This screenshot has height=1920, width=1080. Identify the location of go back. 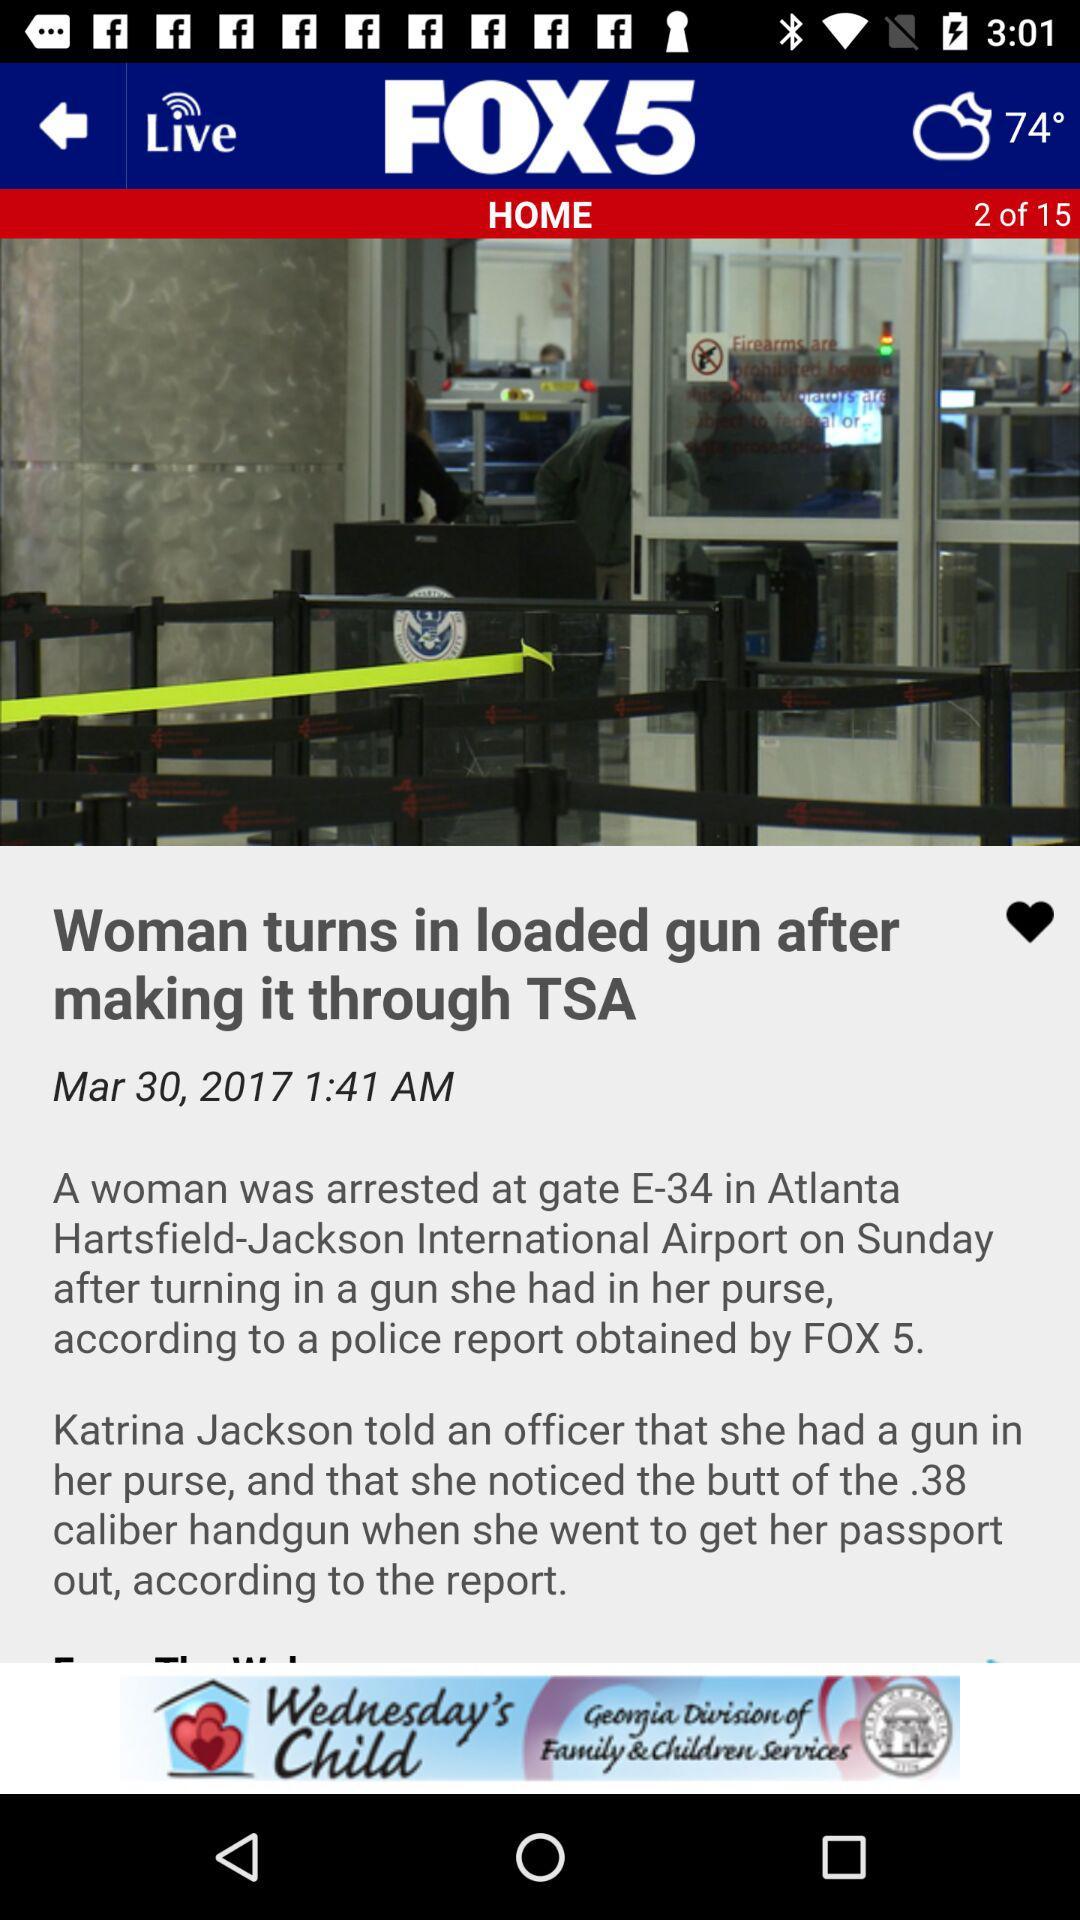
(61, 124).